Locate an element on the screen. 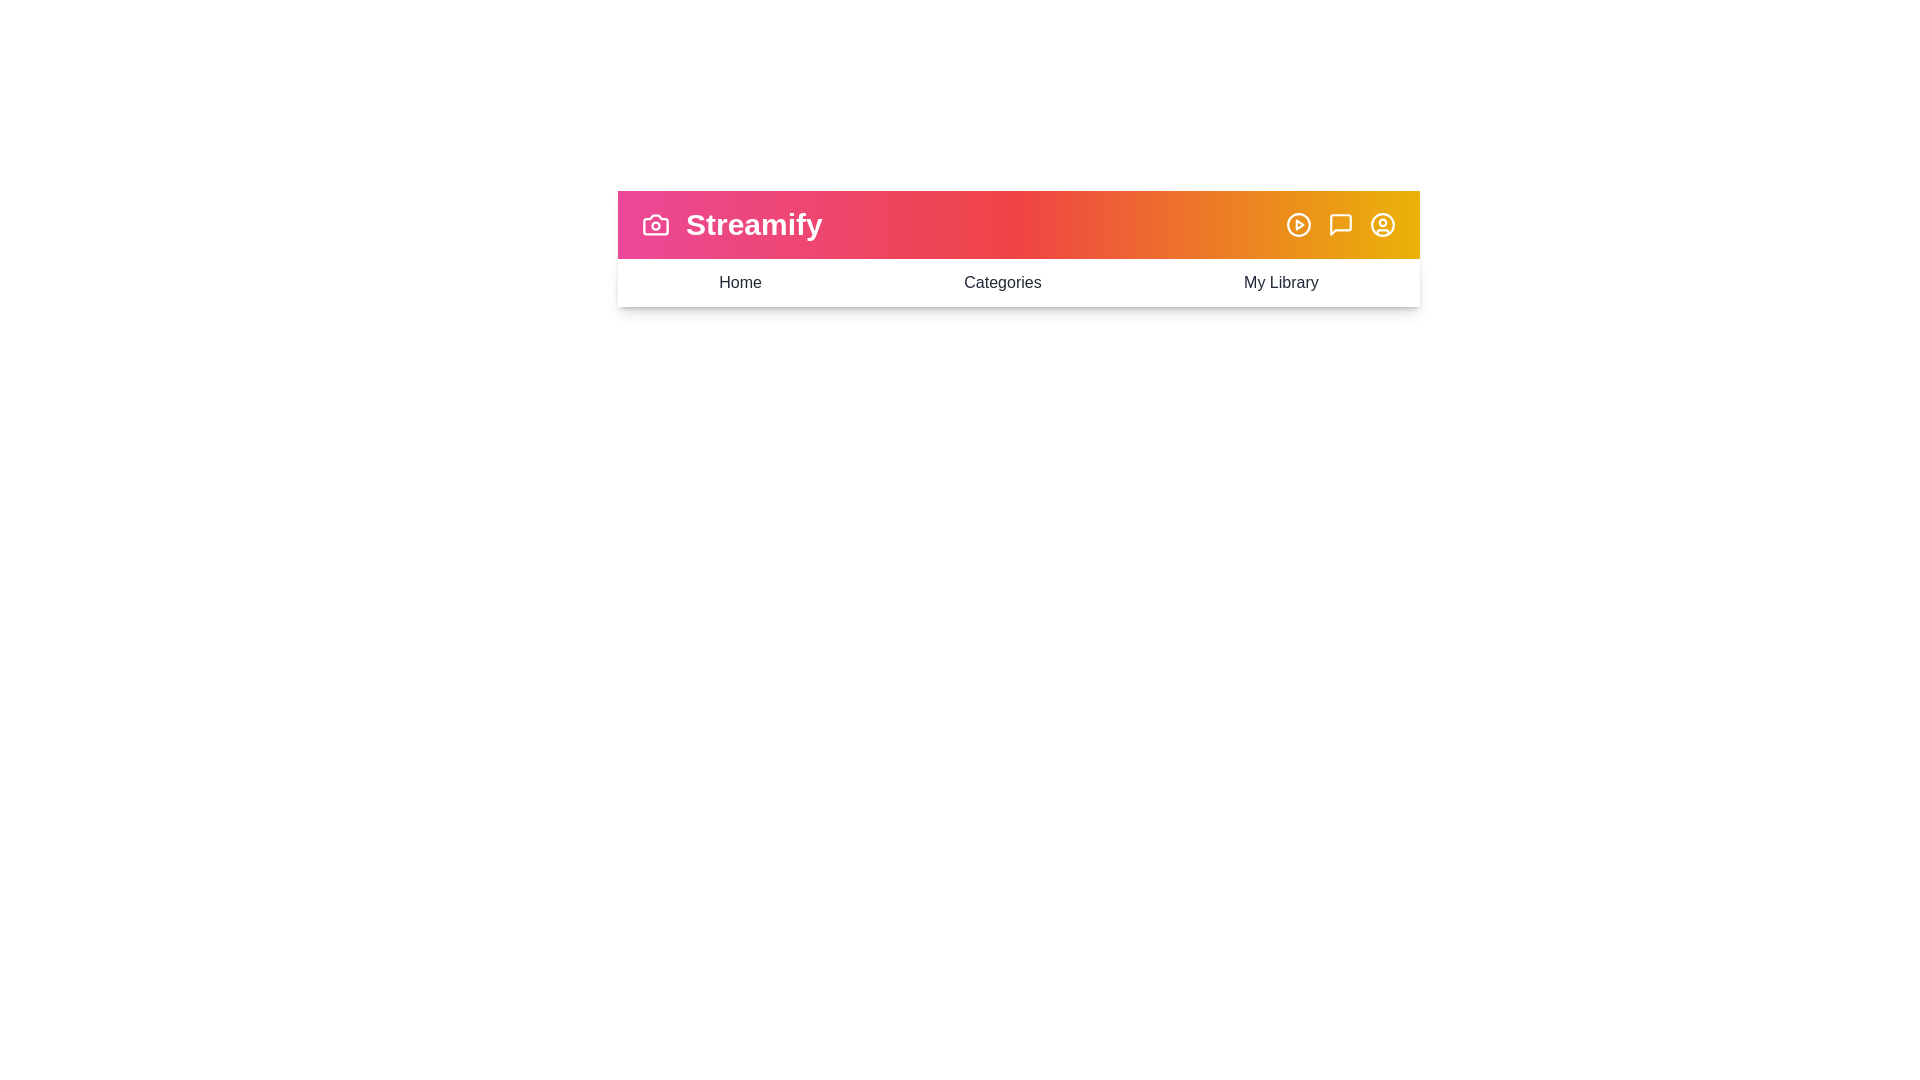 The height and width of the screenshot is (1080, 1920). the 'My Library' menu item to navigate to the My Library view is located at coordinates (1281, 282).